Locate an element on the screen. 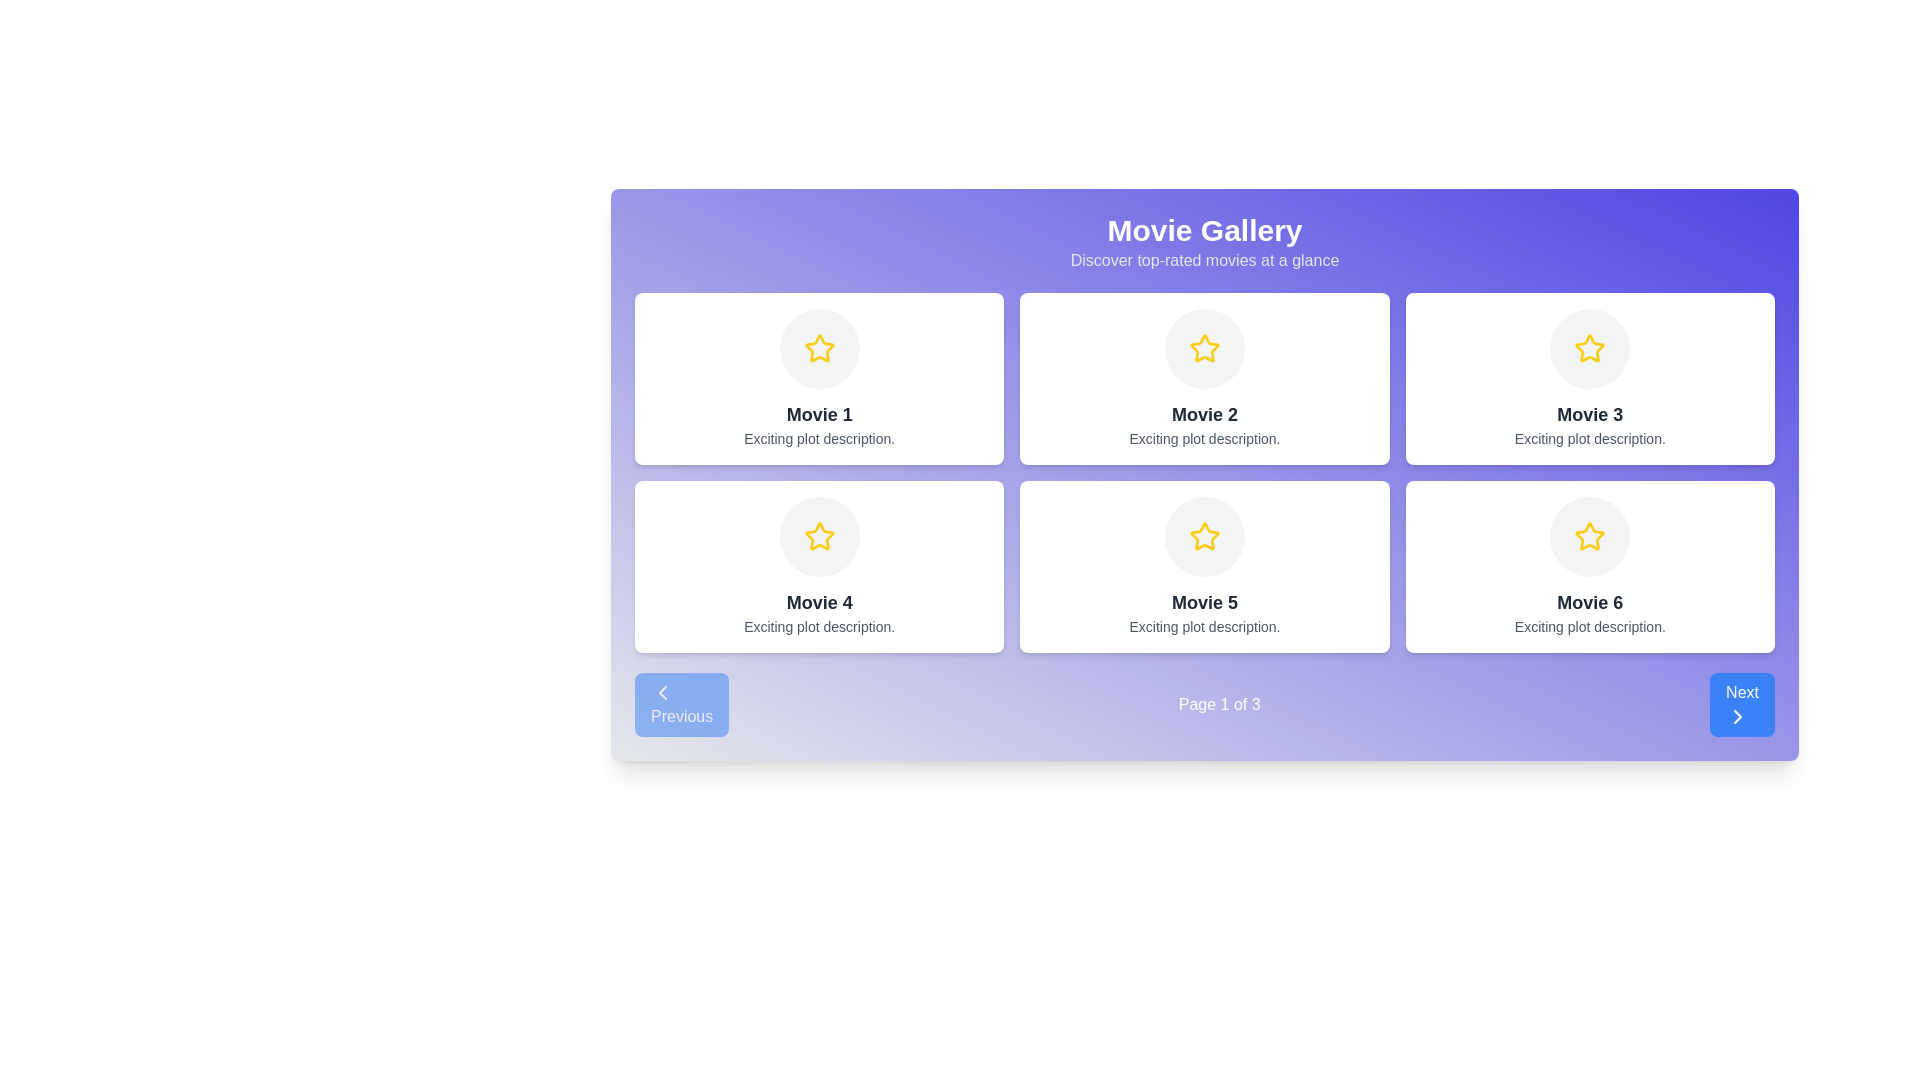 This screenshot has width=1920, height=1080. the text label displaying 'Movie 4' in bold gray font, located in the second row, first column of the grid layout, above the plot description and below the rating icon is located at coordinates (819, 601).